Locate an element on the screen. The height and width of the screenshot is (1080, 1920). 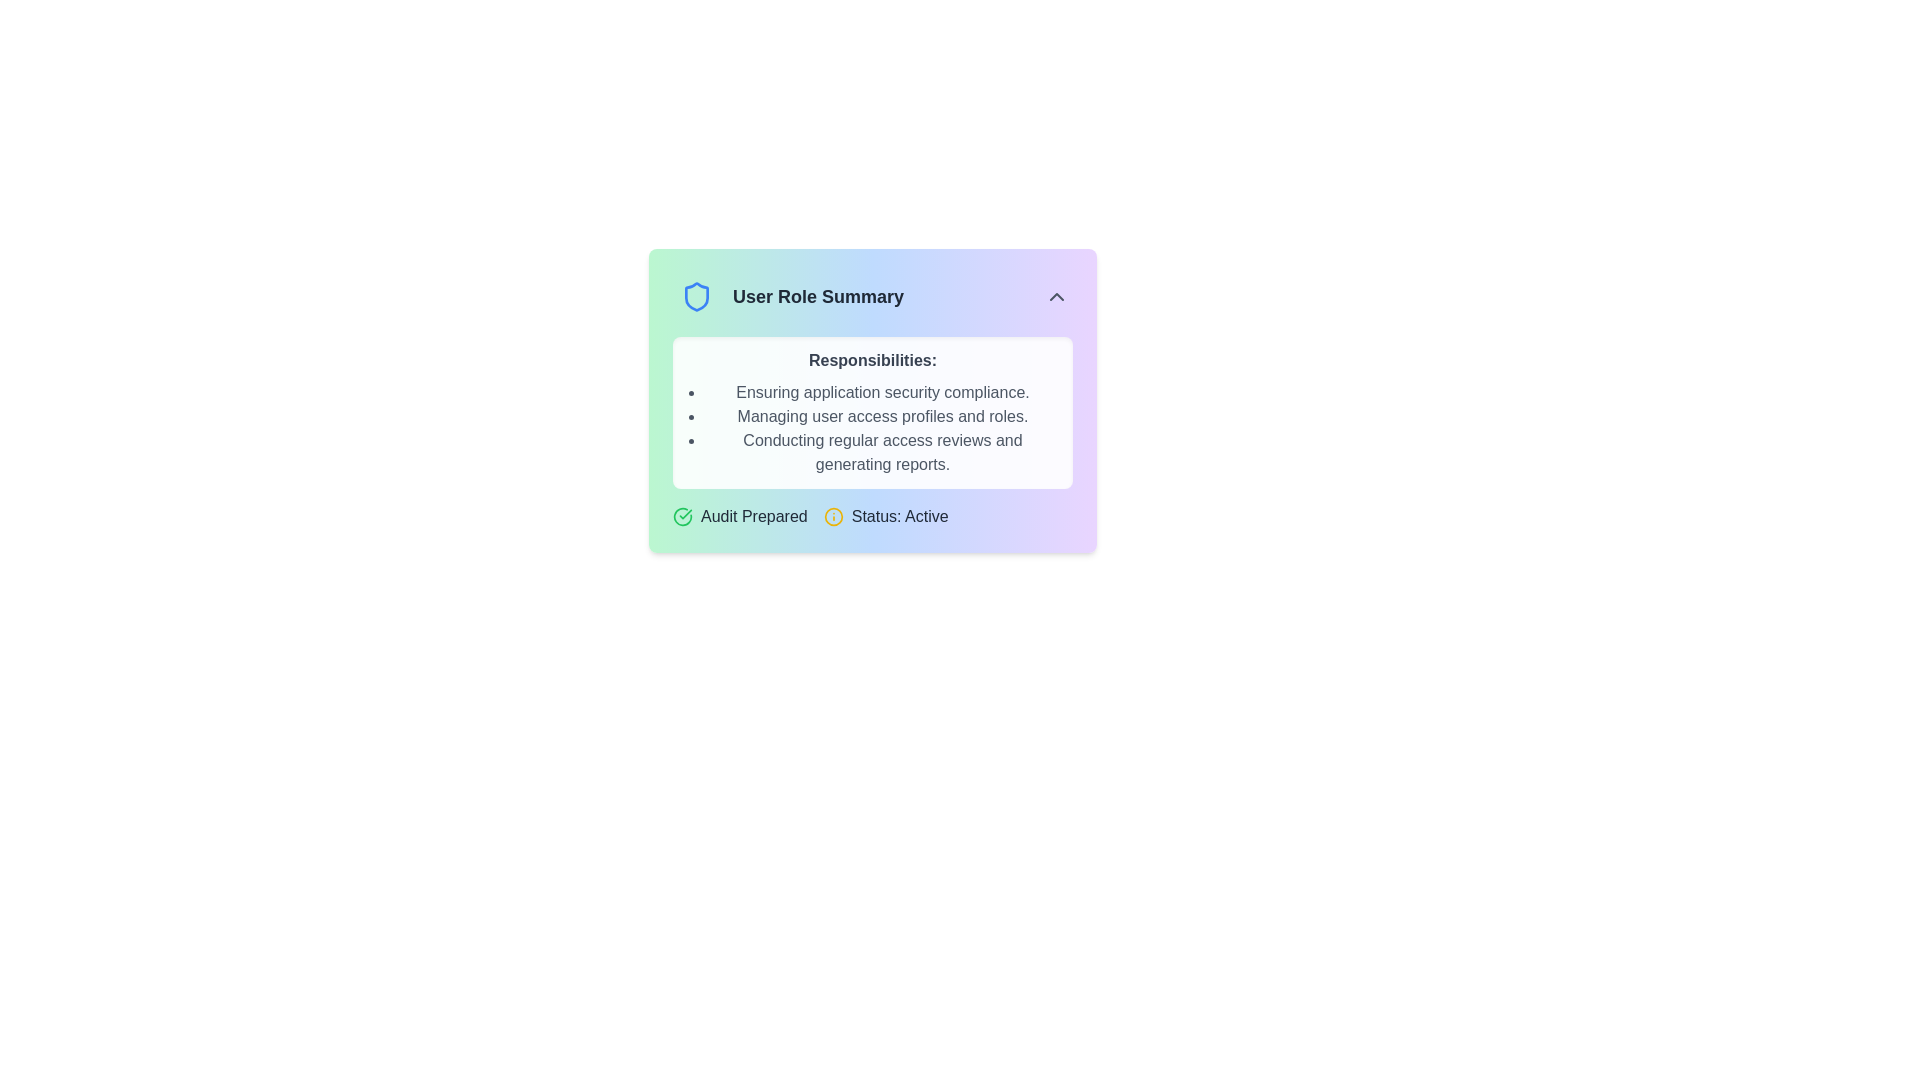
the information icon located adjacent to the textual status label 'Status: Active' in the lower part of the user interface is located at coordinates (833, 515).